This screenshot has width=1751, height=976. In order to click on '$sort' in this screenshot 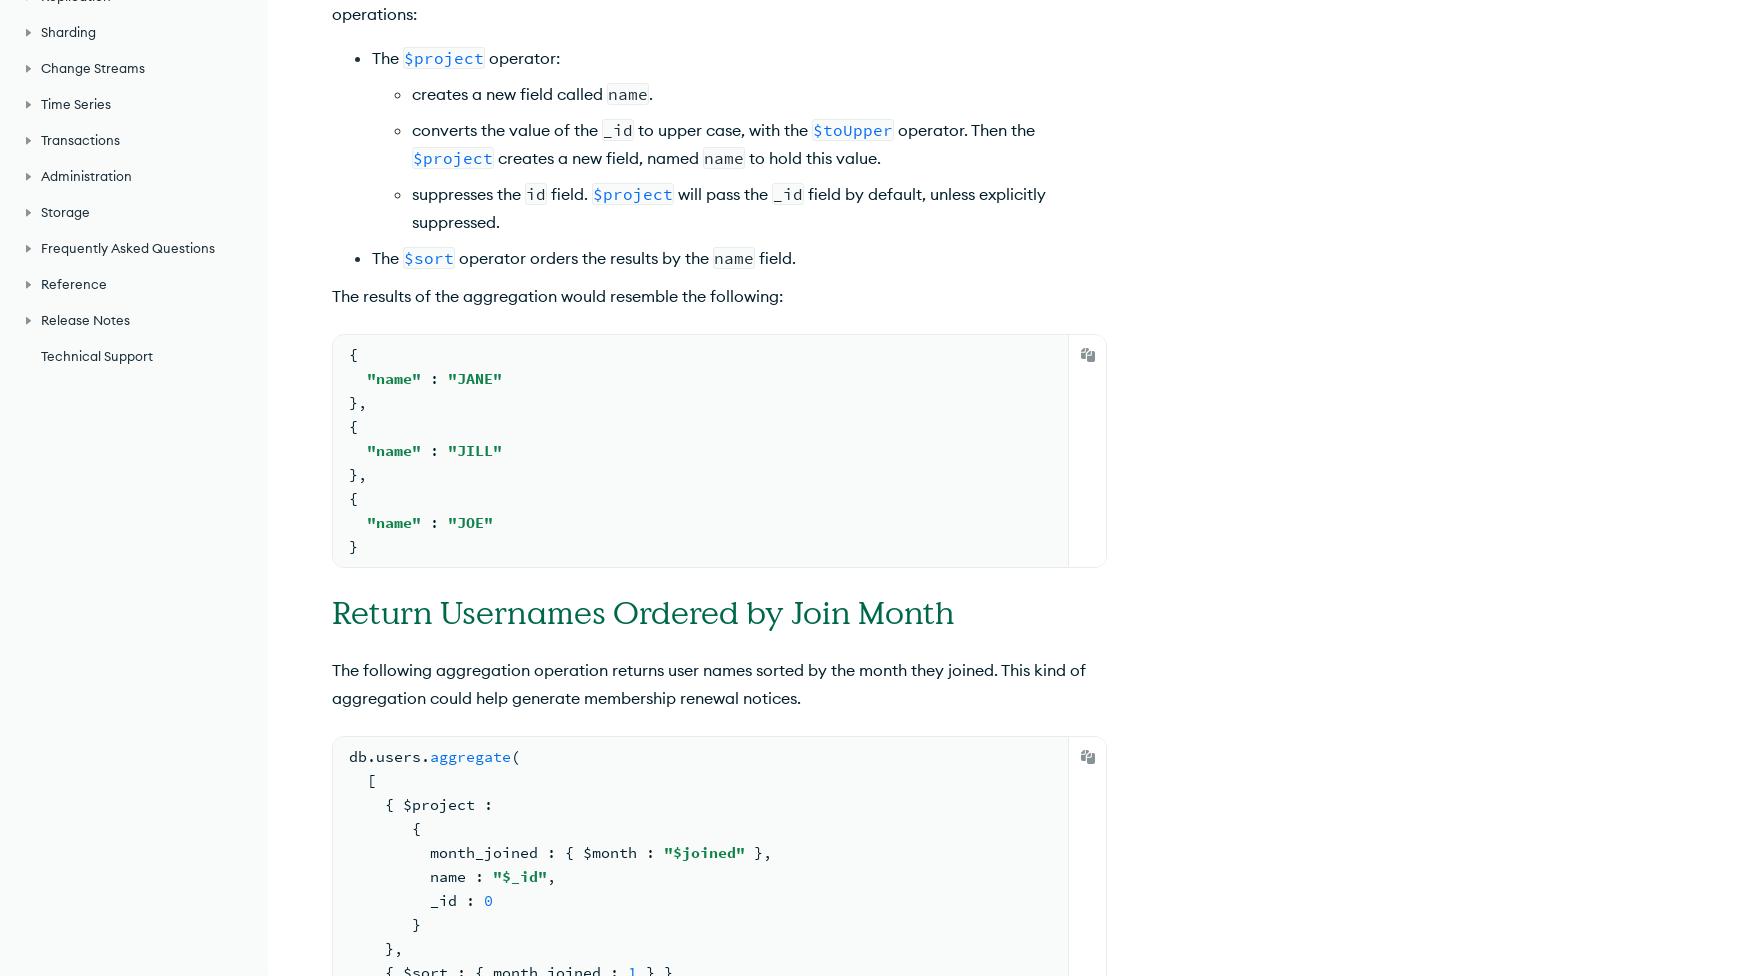, I will do `click(428, 257)`.